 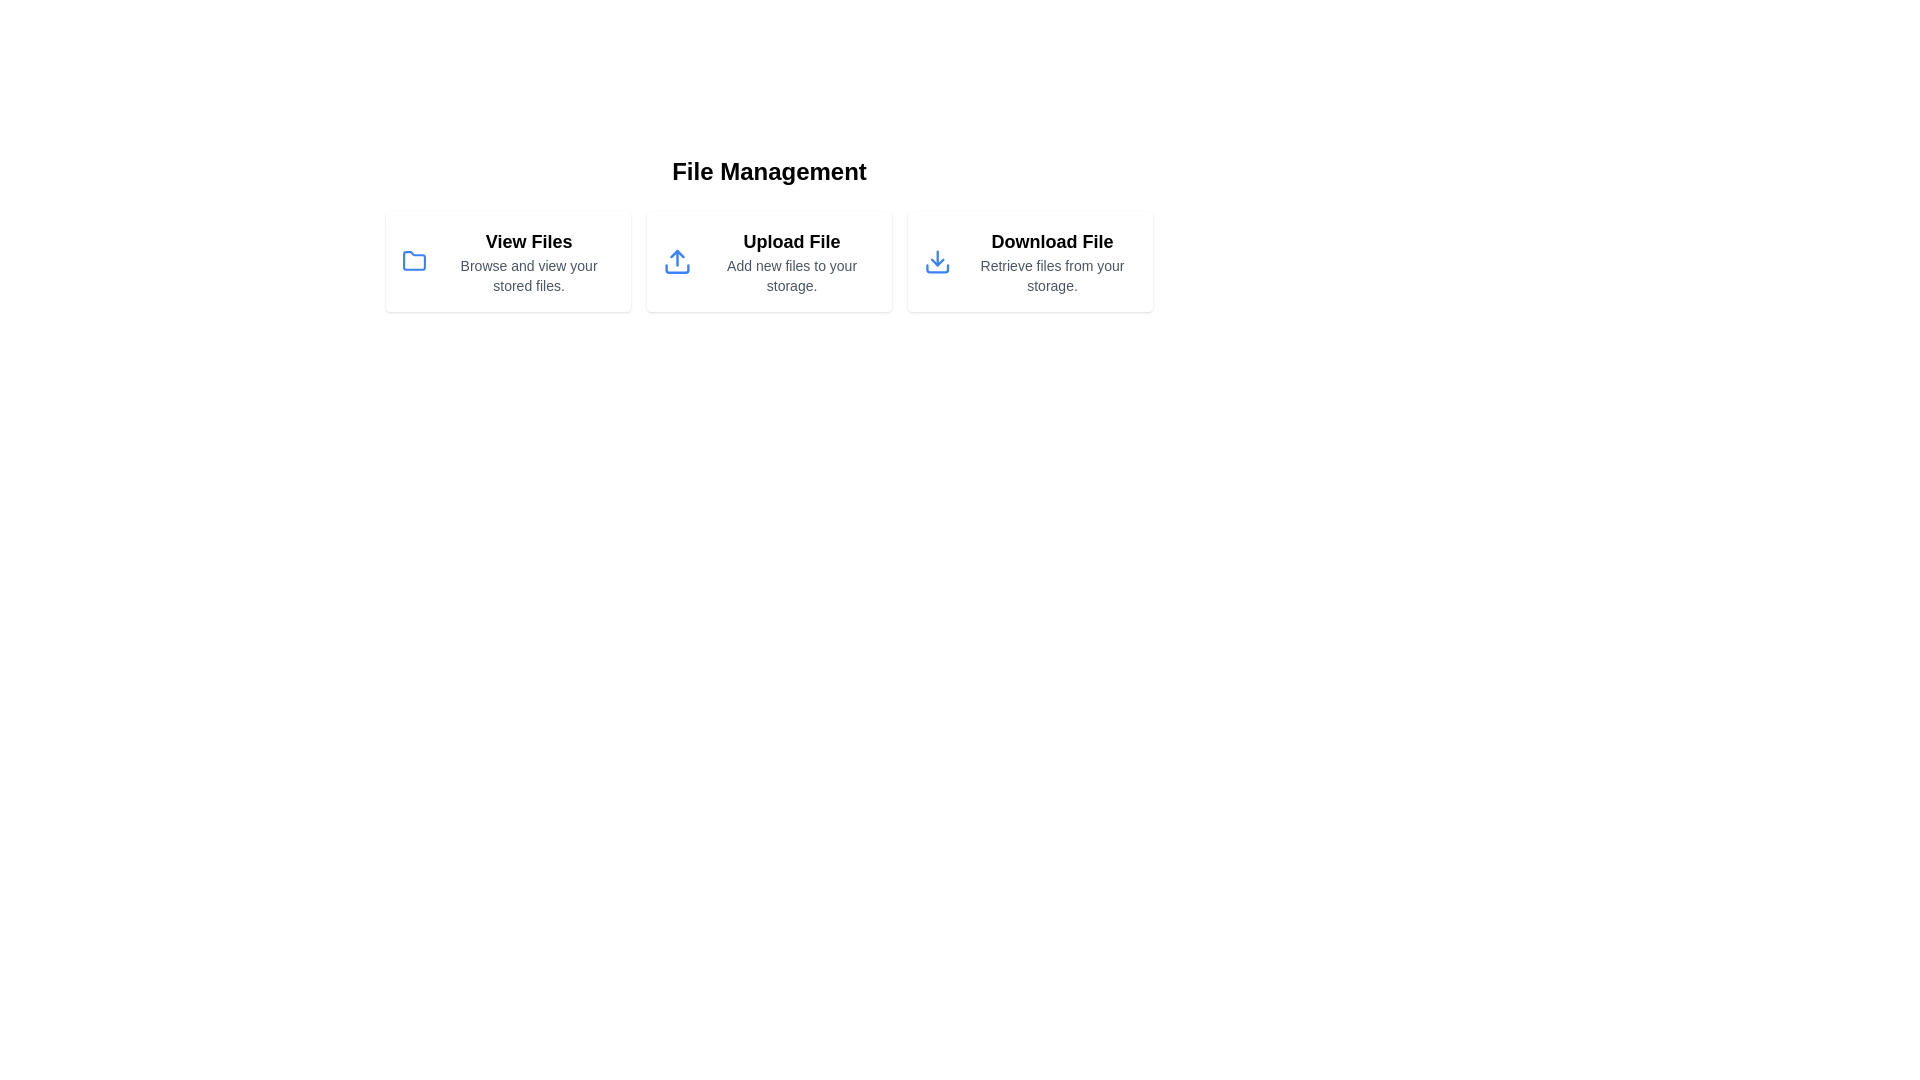 I want to click on the text label indicating the heading 'Upload File', which is styled with a large, bold font and is located in the middle panel of a three-panel layout, so click(x=791, y=241).